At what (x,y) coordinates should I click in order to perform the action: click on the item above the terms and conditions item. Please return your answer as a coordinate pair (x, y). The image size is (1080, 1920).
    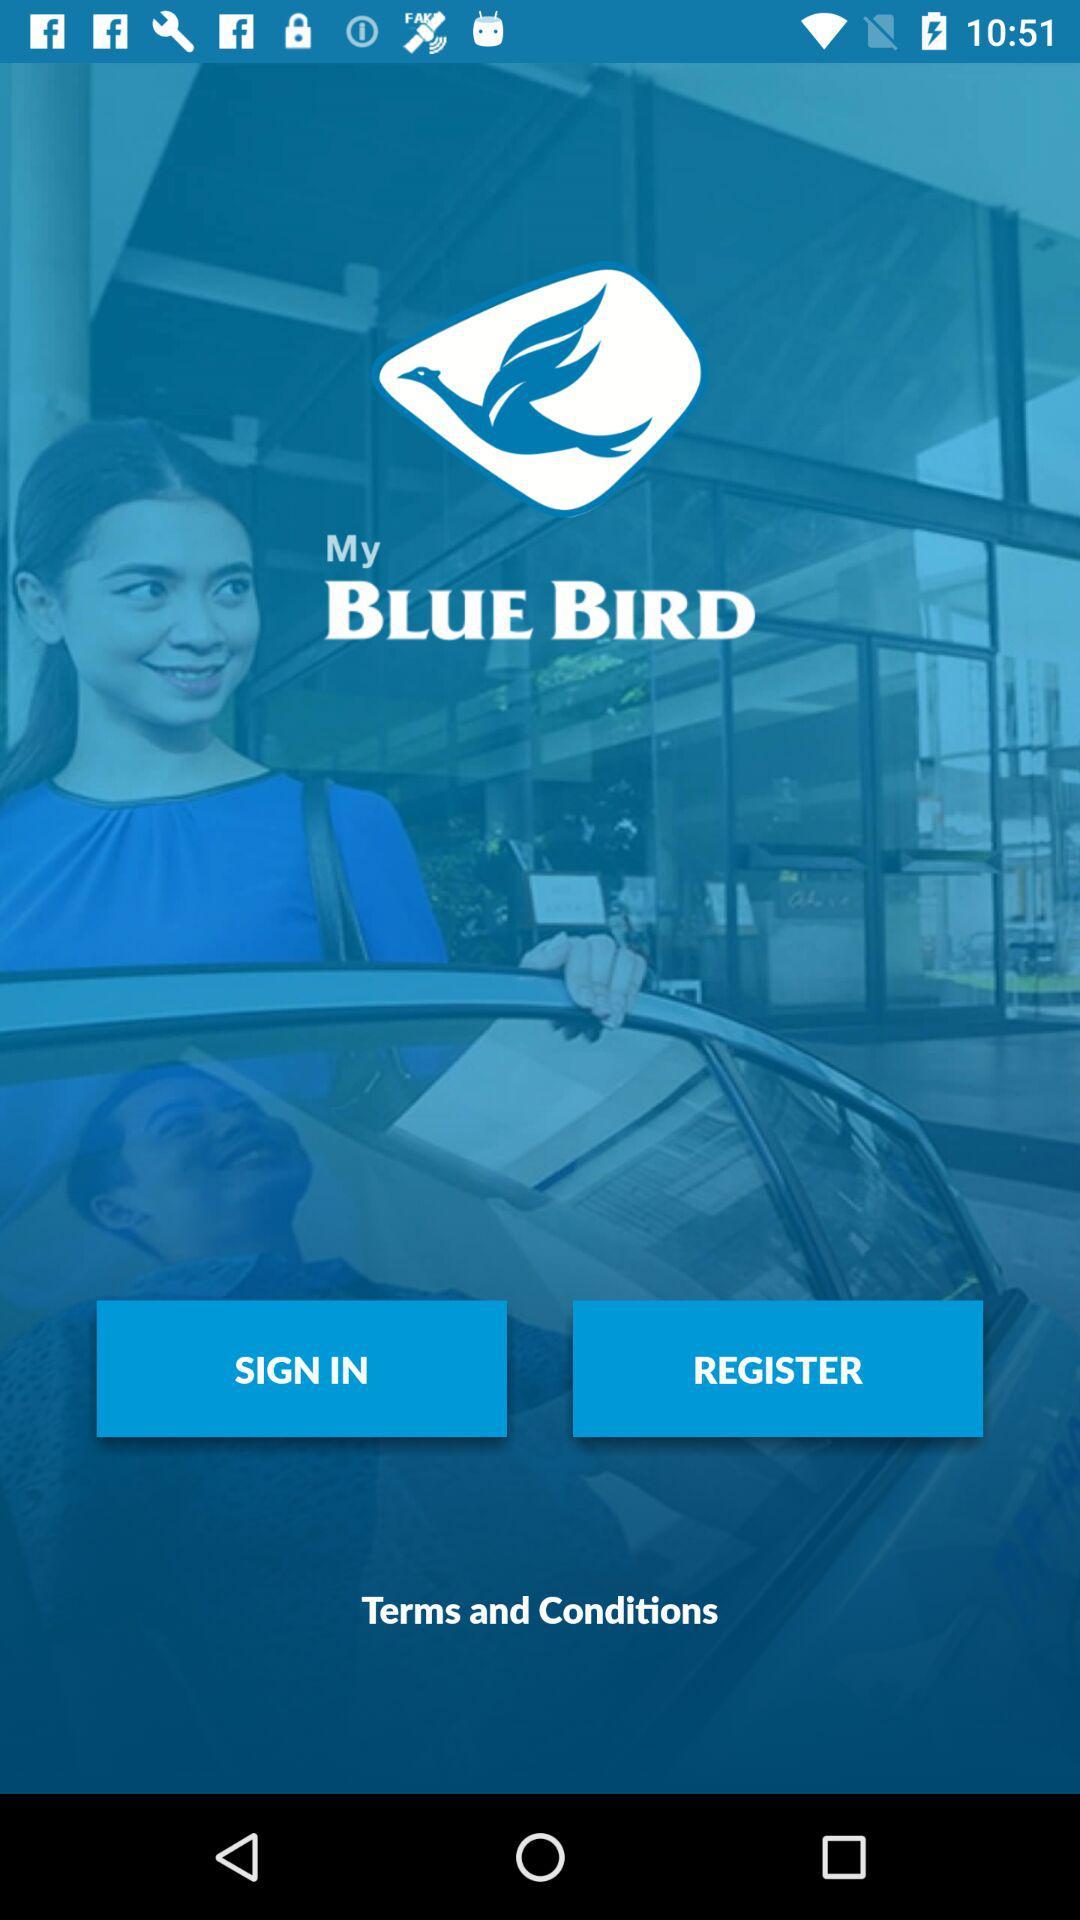
    Looking at the image, I should click on (301, 1367).